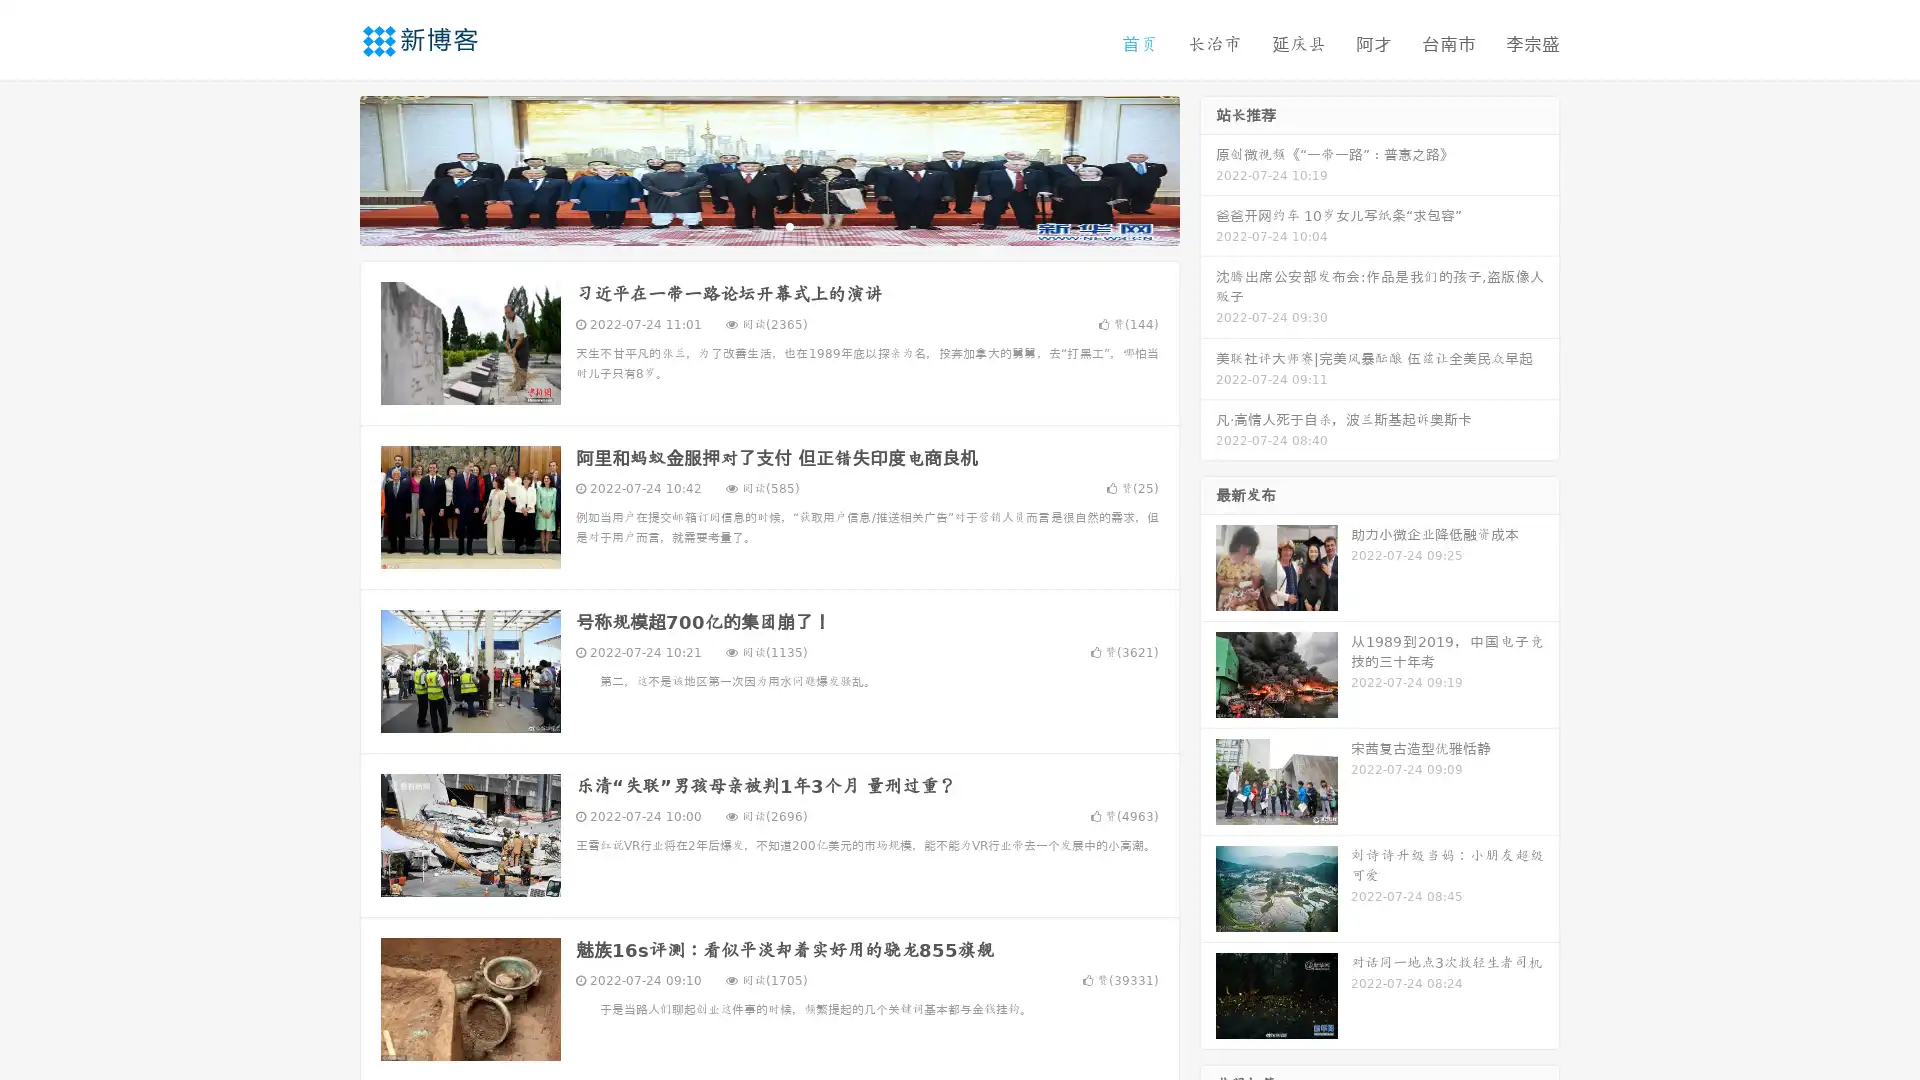 This screenshot has height=1080, width=1920. What do you see at coordinates (330, 168) in the screenshot?
I see `Previous slide` at bounding box center [330, 168].